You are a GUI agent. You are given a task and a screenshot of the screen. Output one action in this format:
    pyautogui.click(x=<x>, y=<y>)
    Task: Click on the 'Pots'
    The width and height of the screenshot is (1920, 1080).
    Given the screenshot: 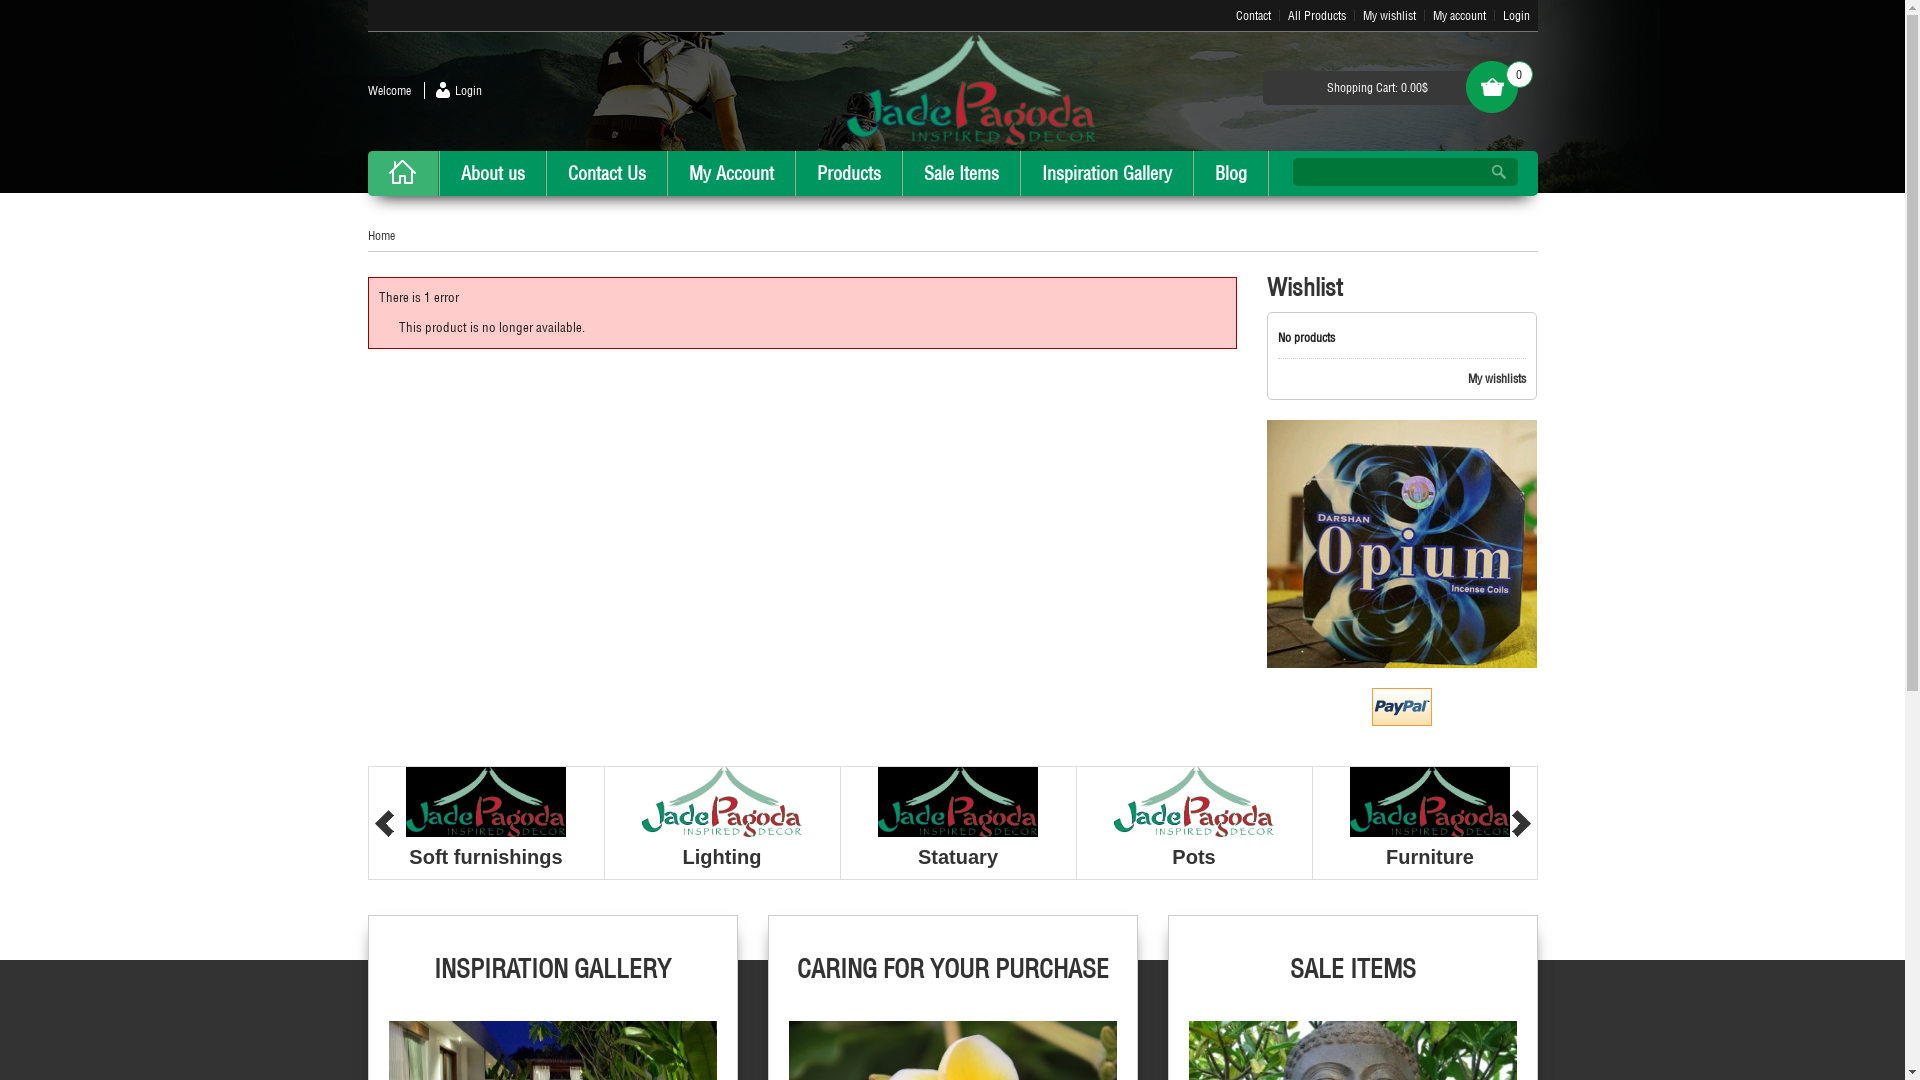 What is the action you would take?
    pyautogui.click(x=1193, y=855)
    